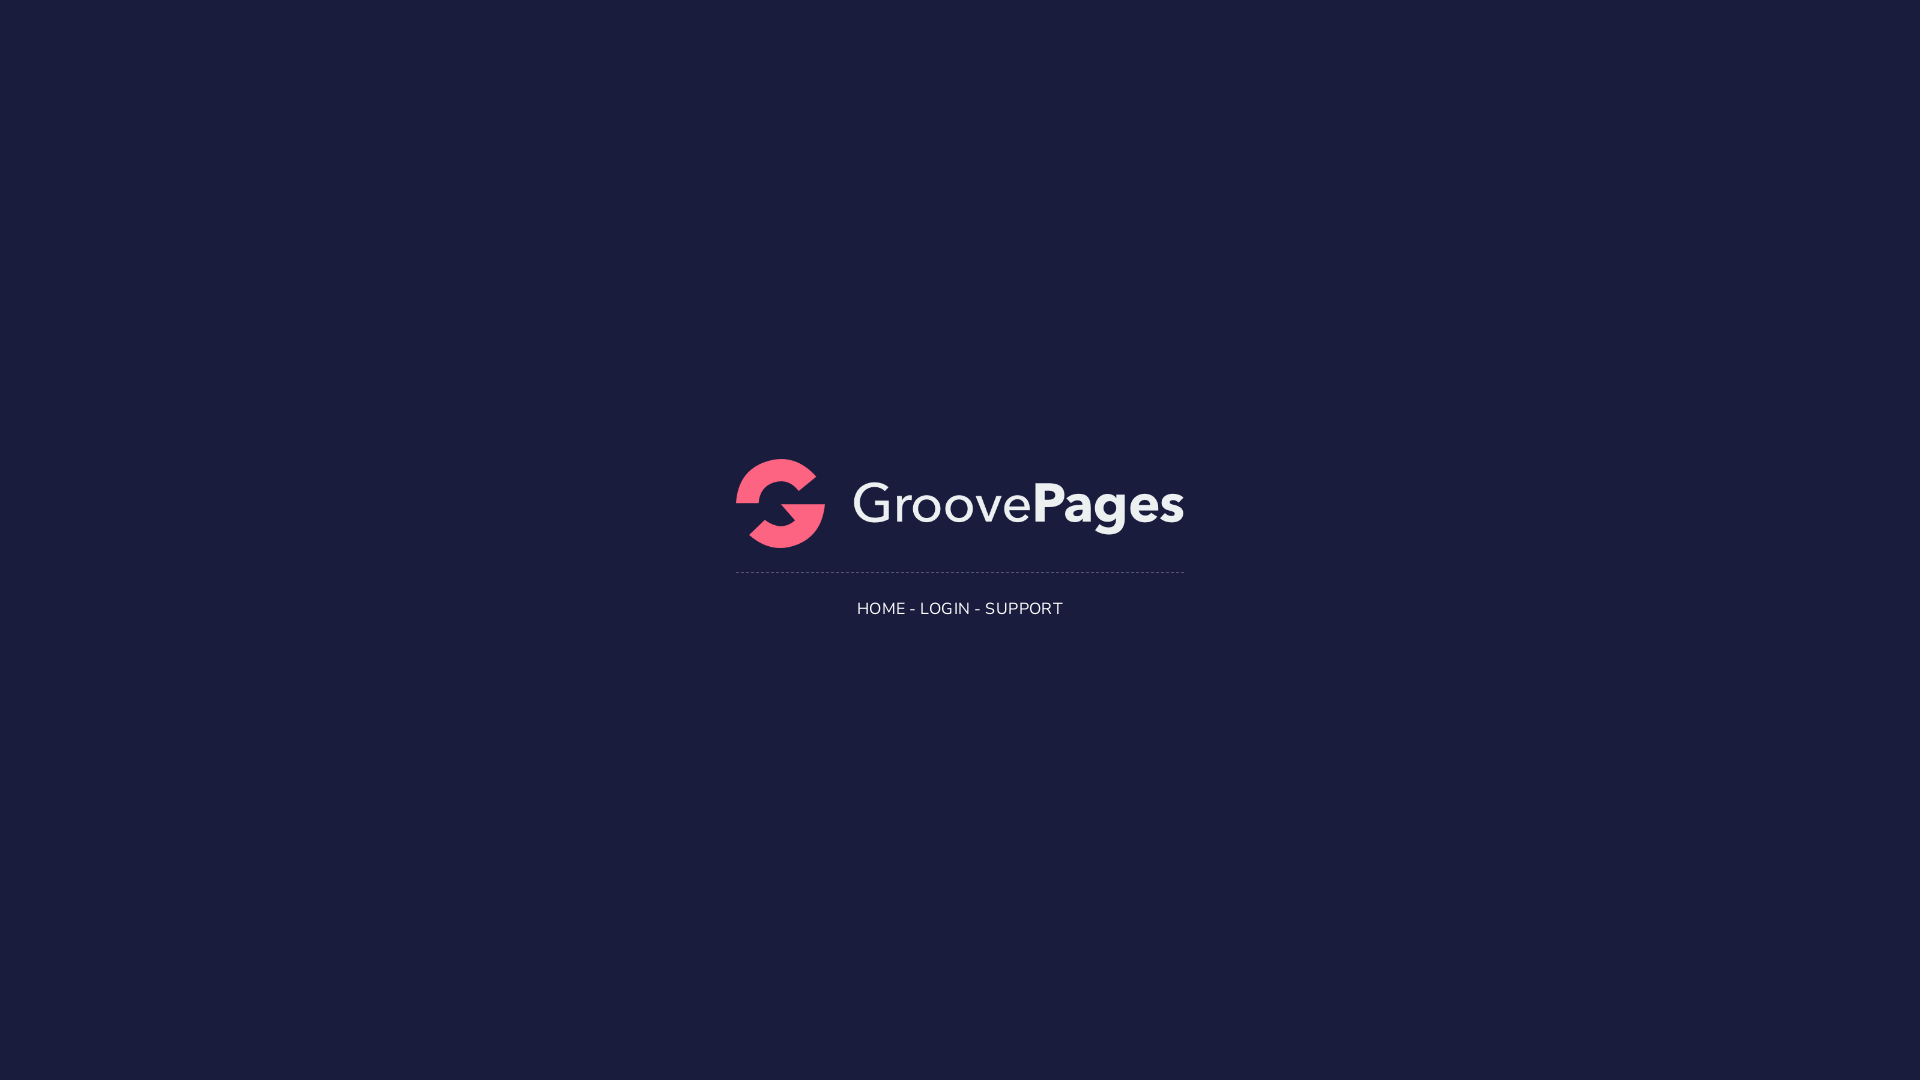 This screenshot has width=1920, height=1080. I want to click on 'HOME', so click(880, 608).